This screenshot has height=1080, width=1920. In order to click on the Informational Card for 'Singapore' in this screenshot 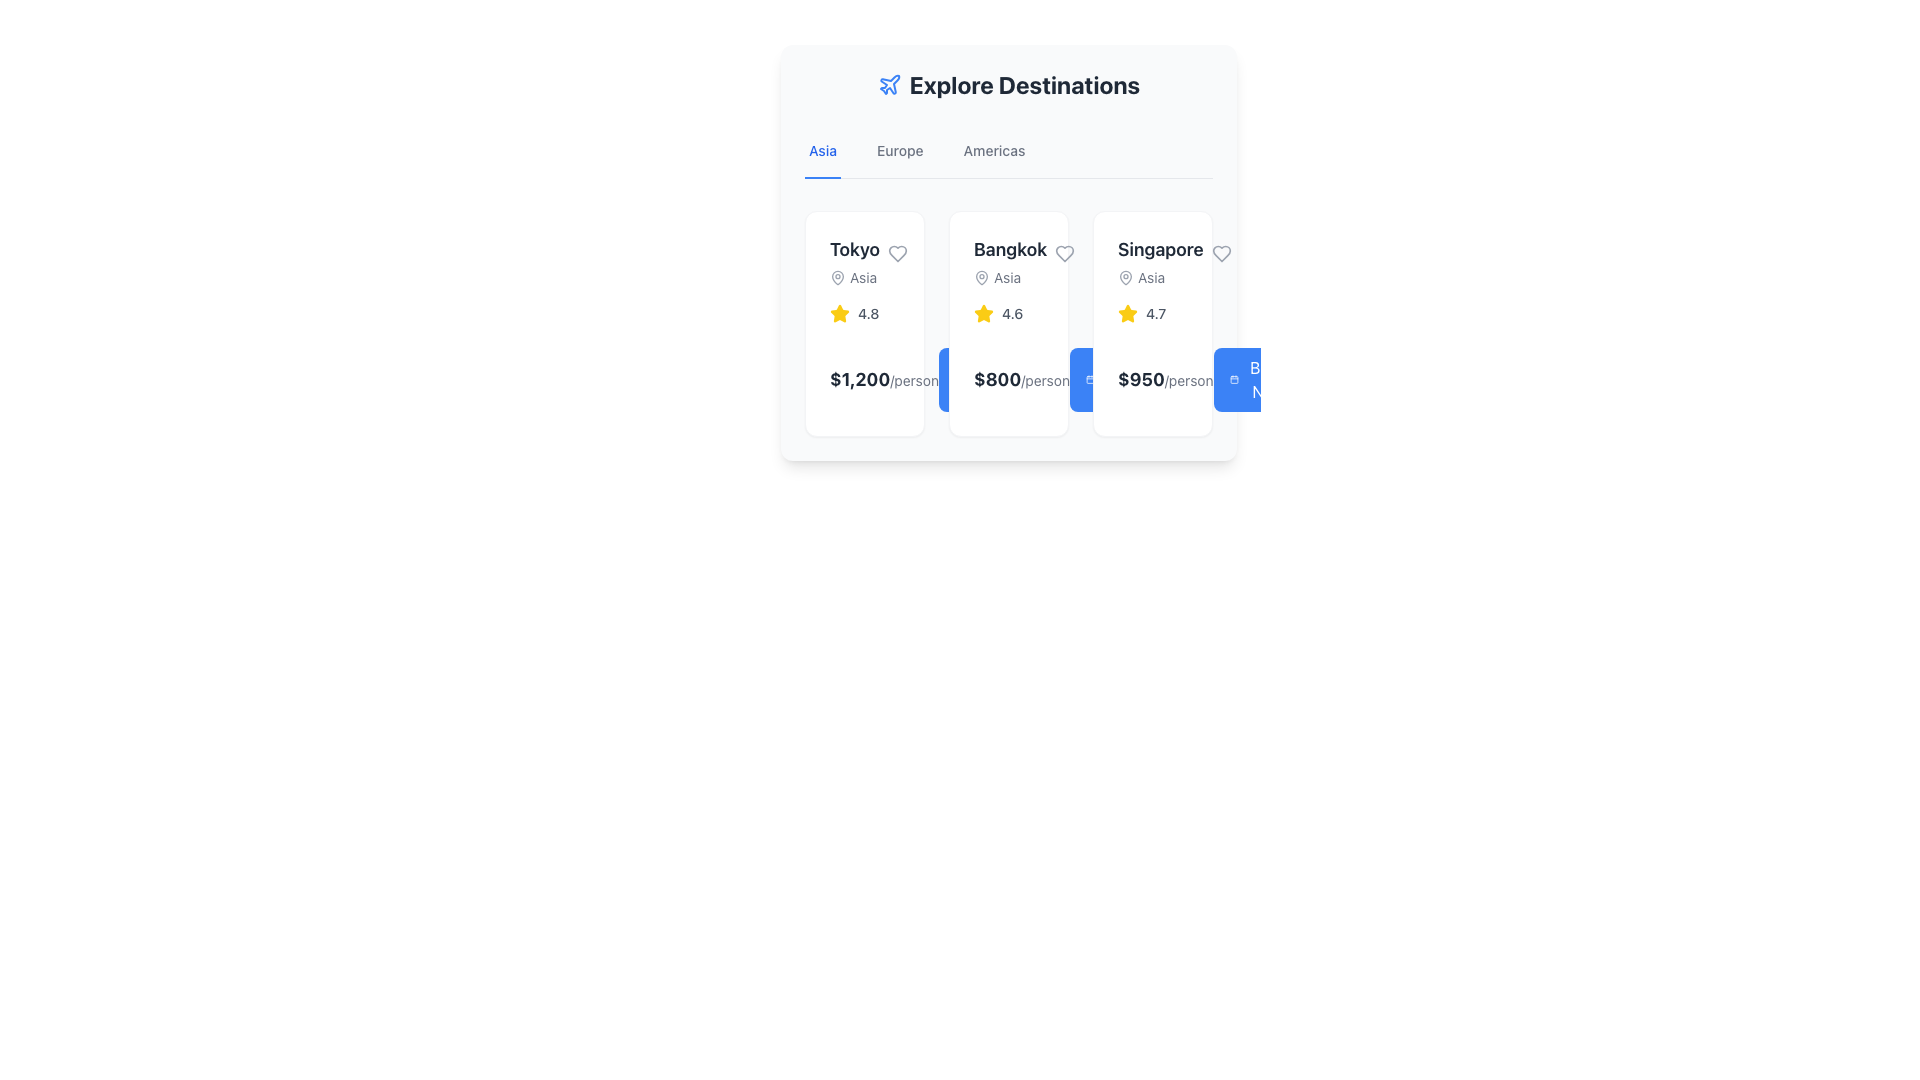, I will do `click(1152, 323)`.